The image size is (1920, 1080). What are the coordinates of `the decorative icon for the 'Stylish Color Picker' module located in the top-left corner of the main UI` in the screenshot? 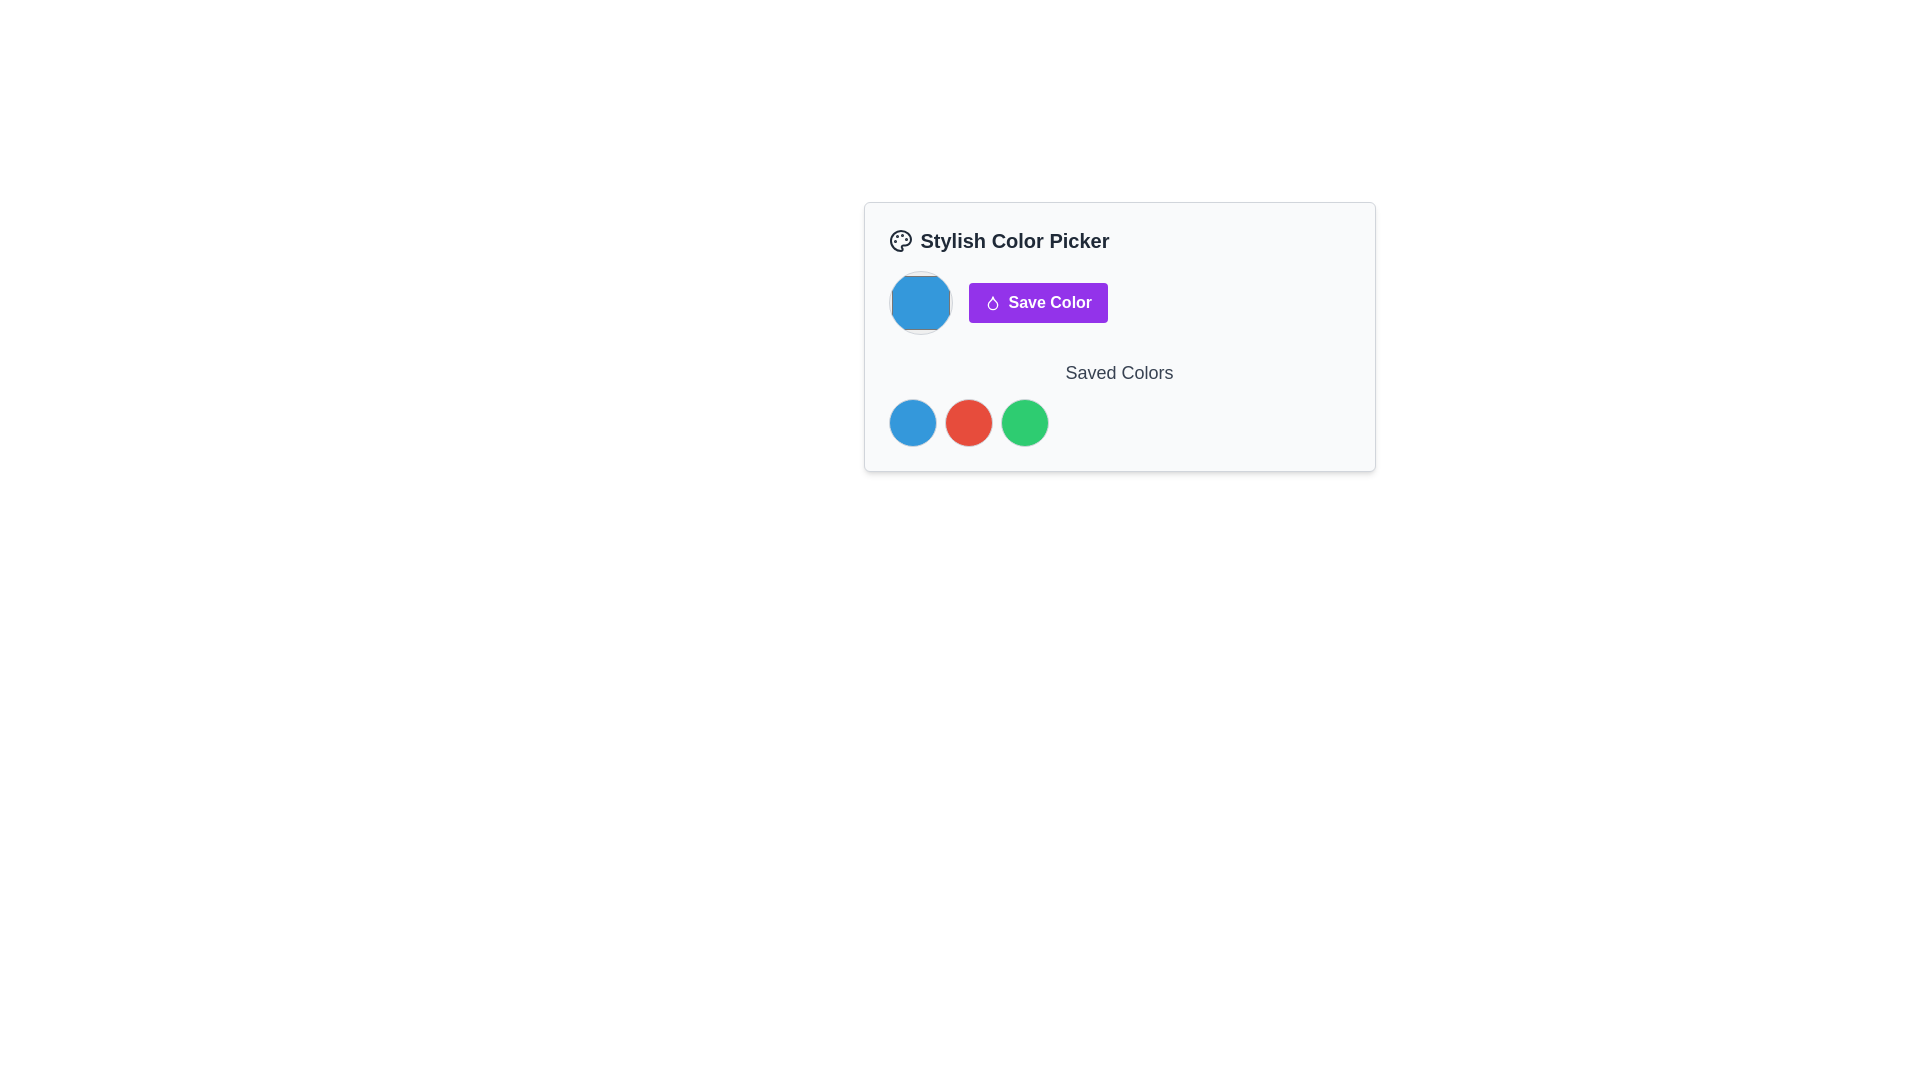 It's located at (899, 239).